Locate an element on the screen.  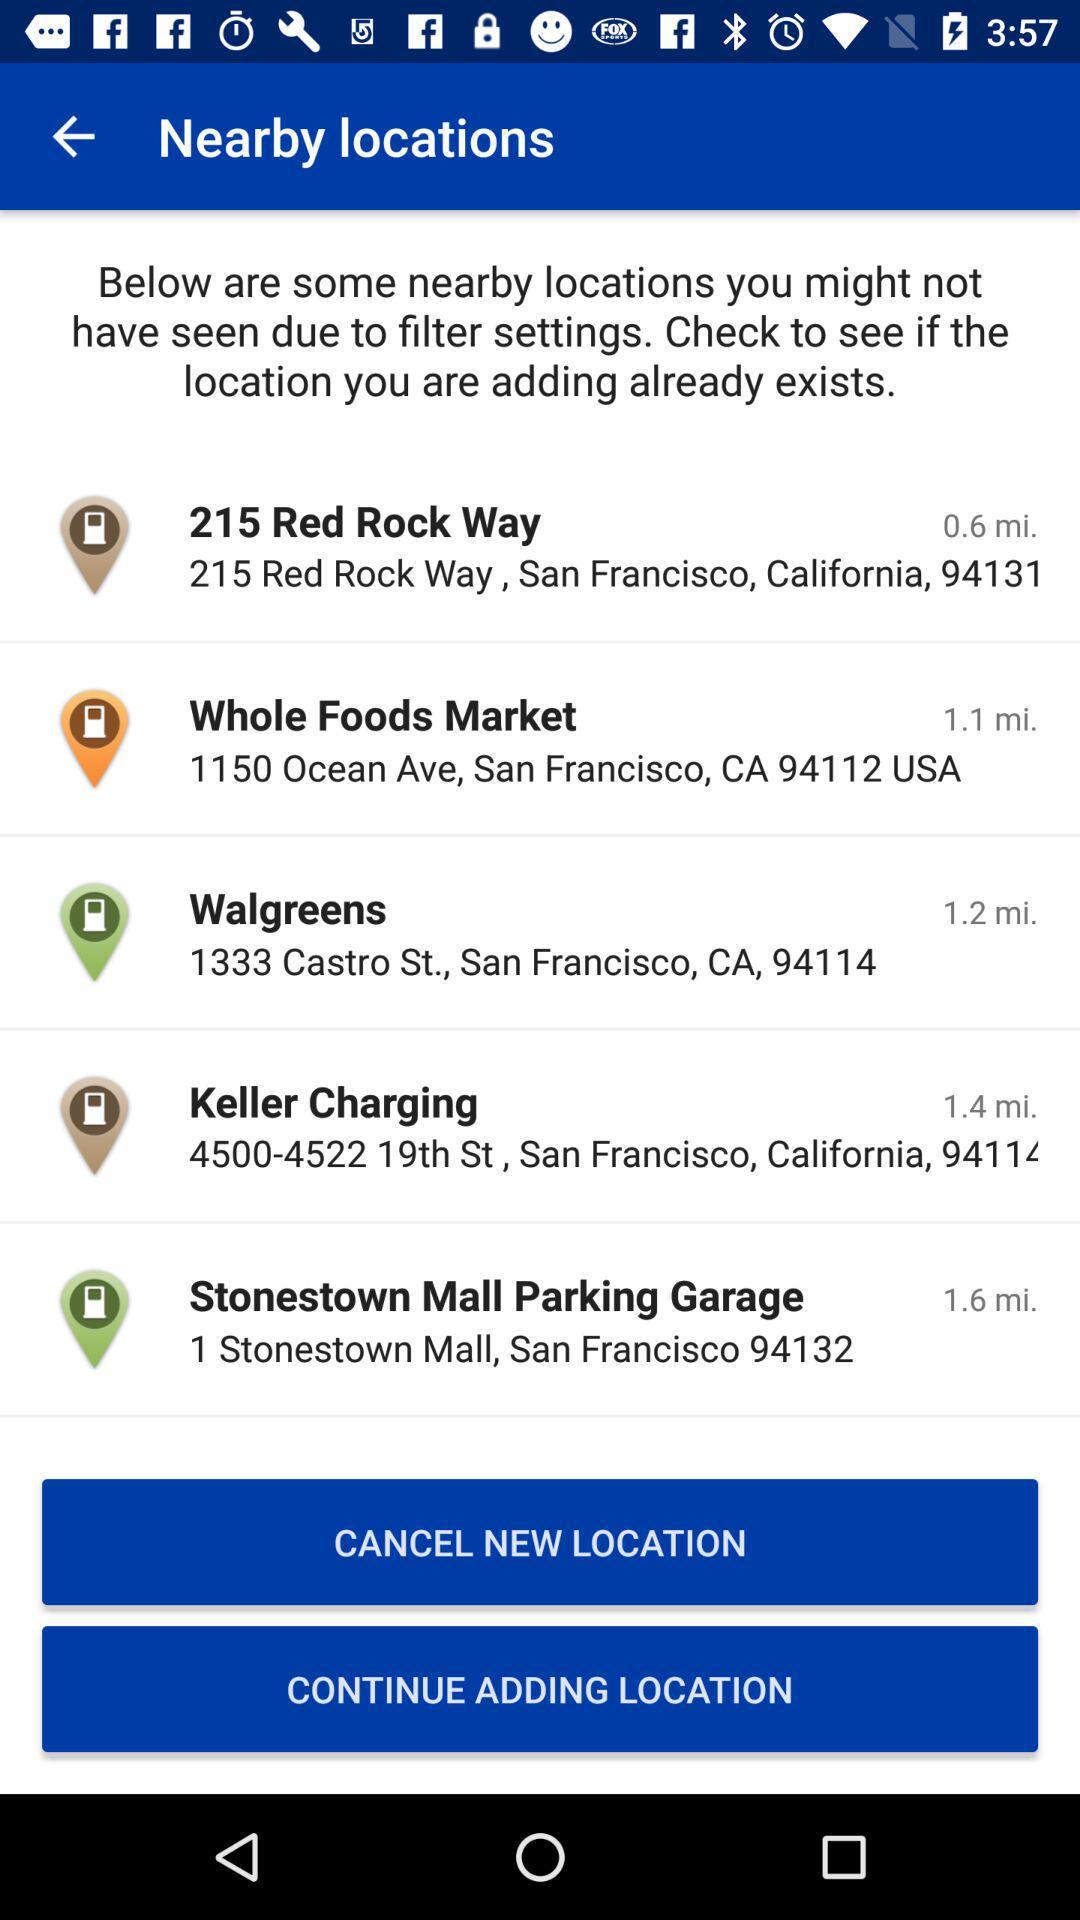
icon on the left side of whole foods market is located at coordinates (94, 737).